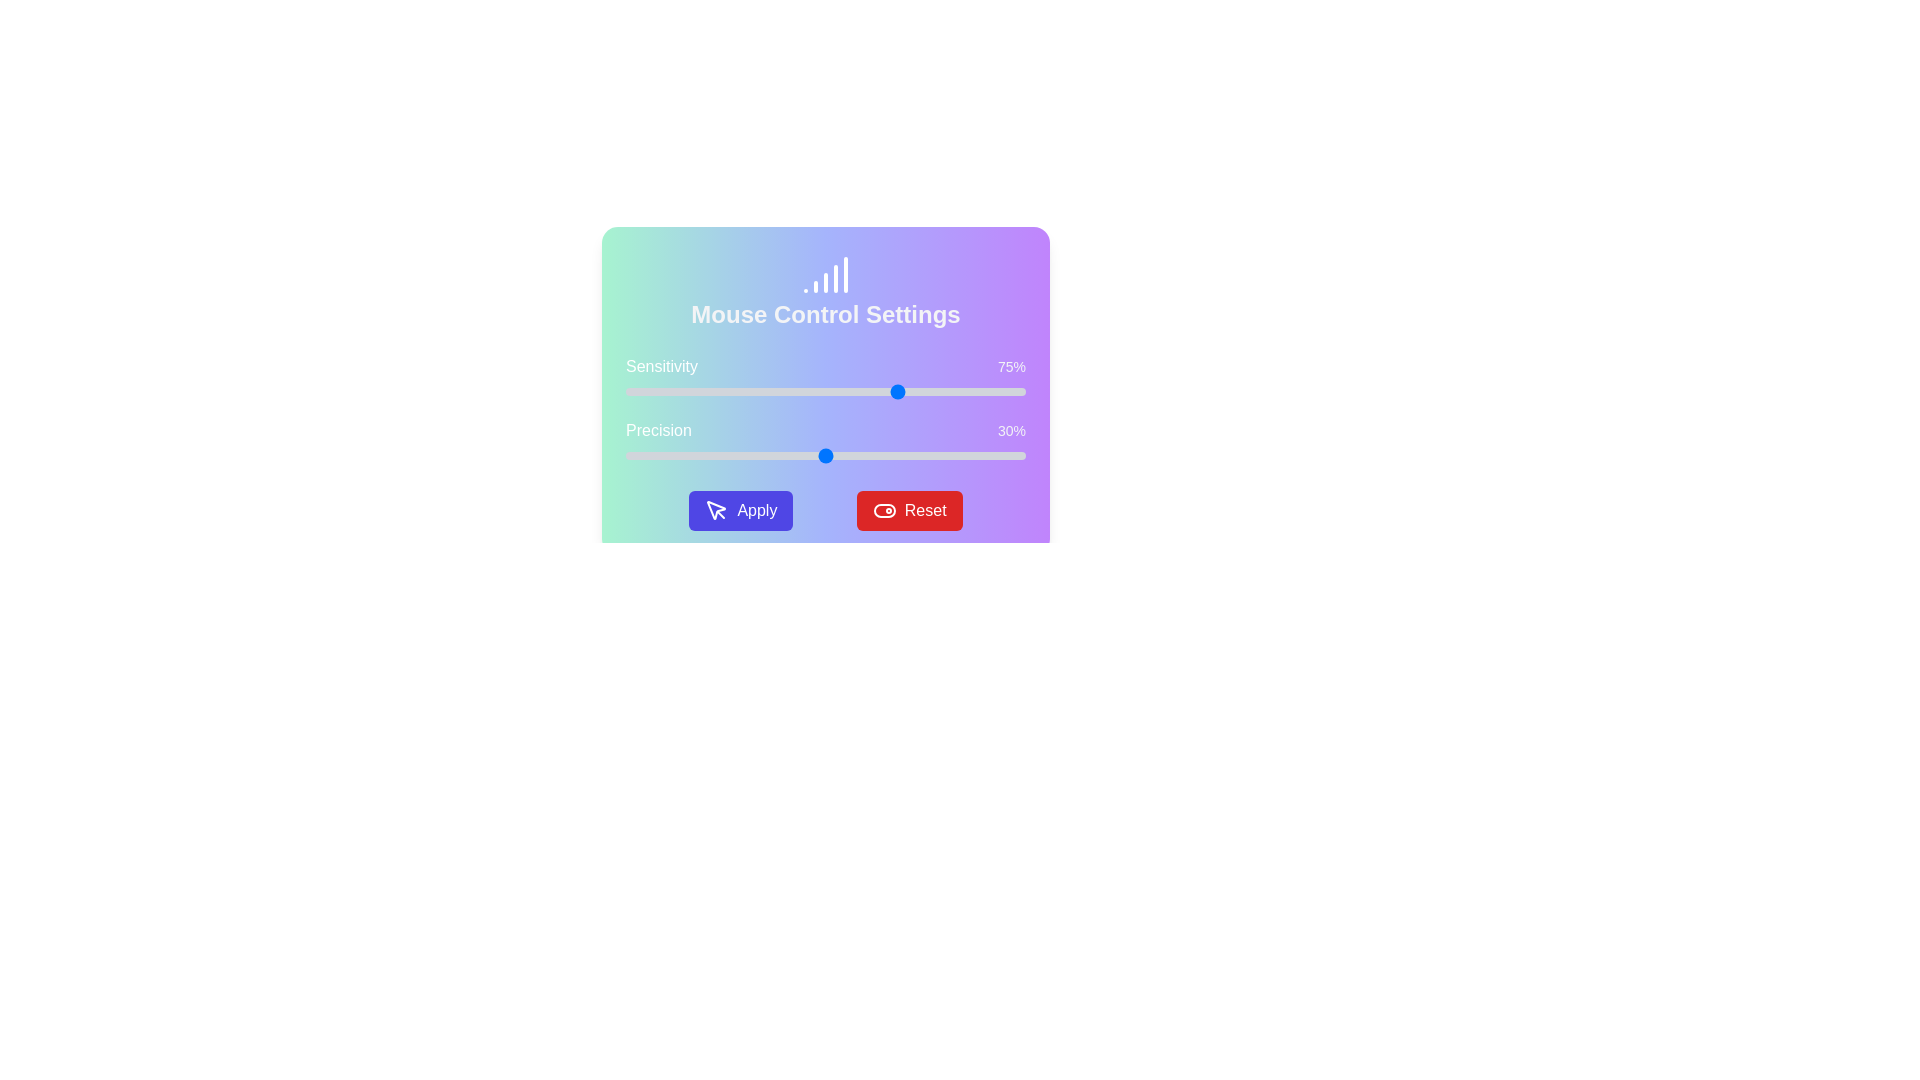 This screenshot has height=1080, width=1920. I want to click on the precision, so click(656, 455).